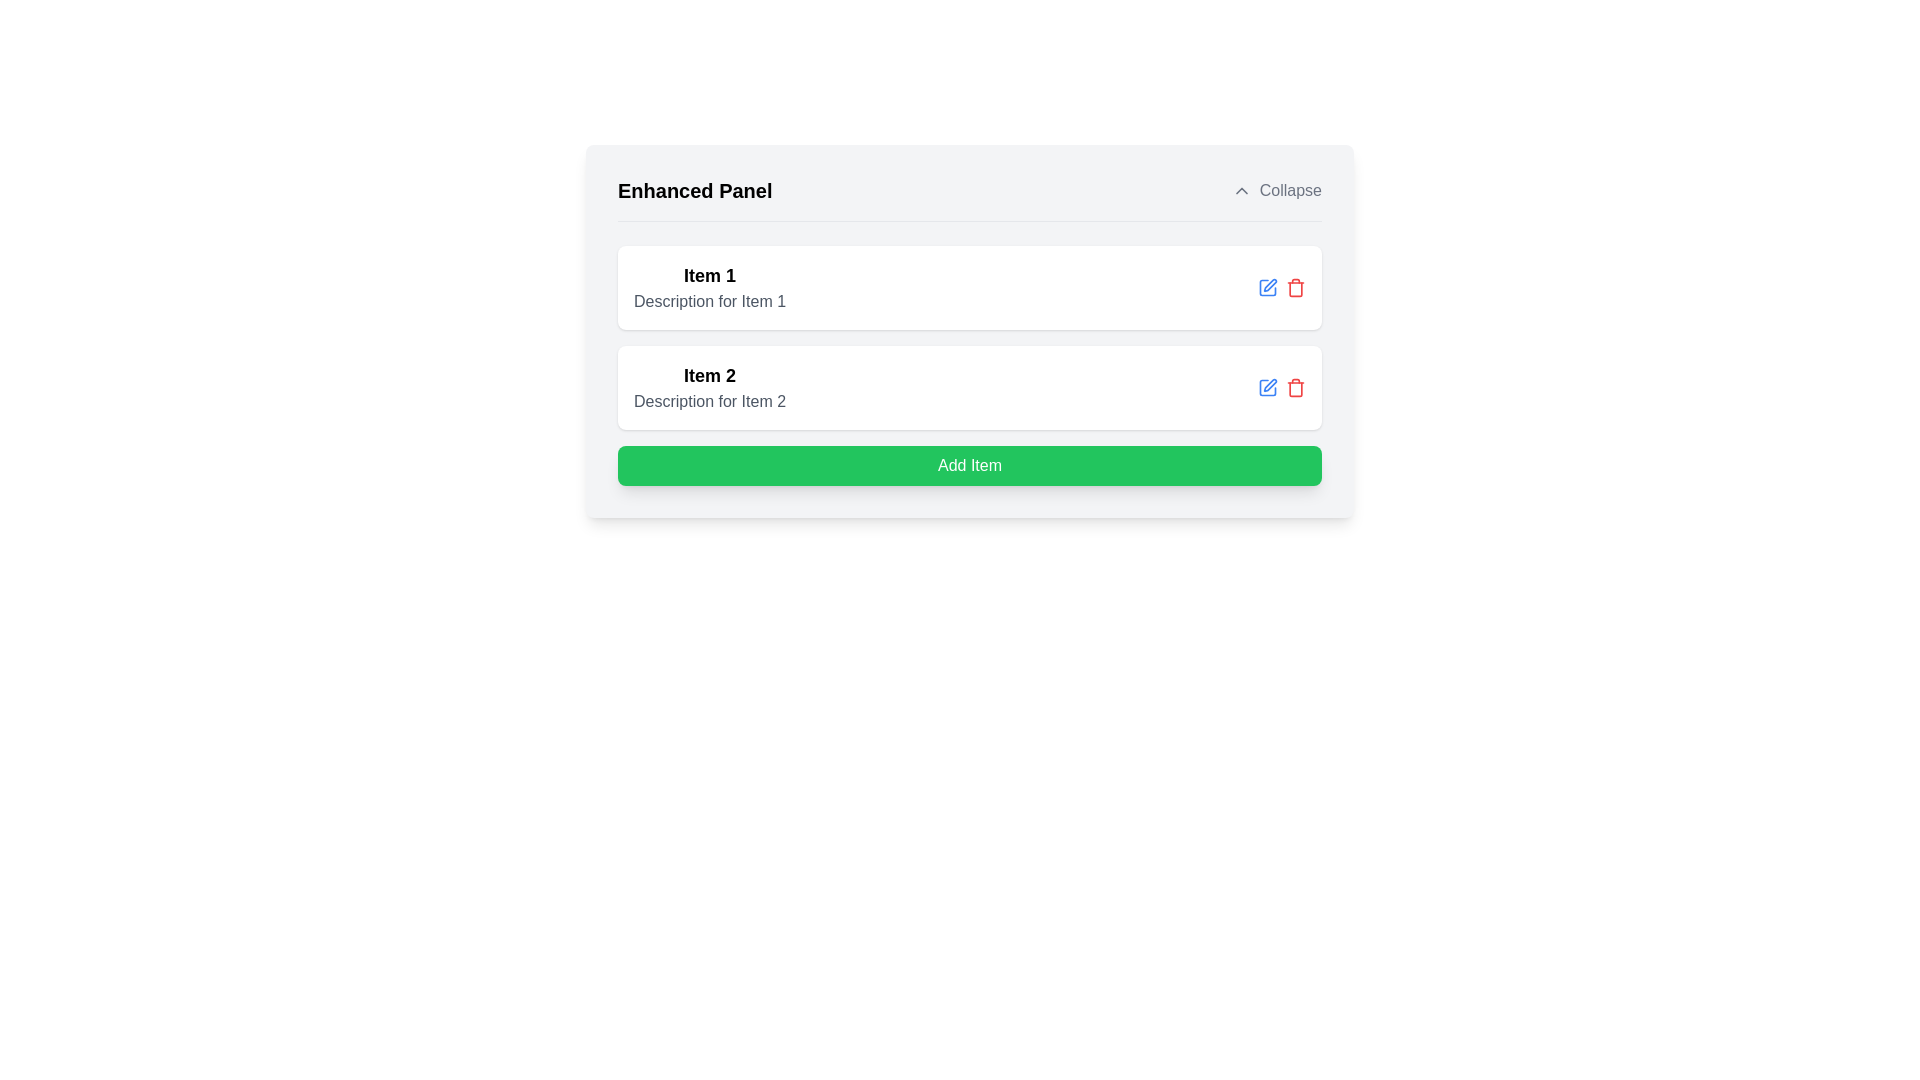 Image resolution: width=1920 pixels, height=1080 pixels. I want to click on the upward-facing chevron icon (Chevron Up) located before the text 'Collapse' in the top-right corner of the interface header, so click(1240, 191).